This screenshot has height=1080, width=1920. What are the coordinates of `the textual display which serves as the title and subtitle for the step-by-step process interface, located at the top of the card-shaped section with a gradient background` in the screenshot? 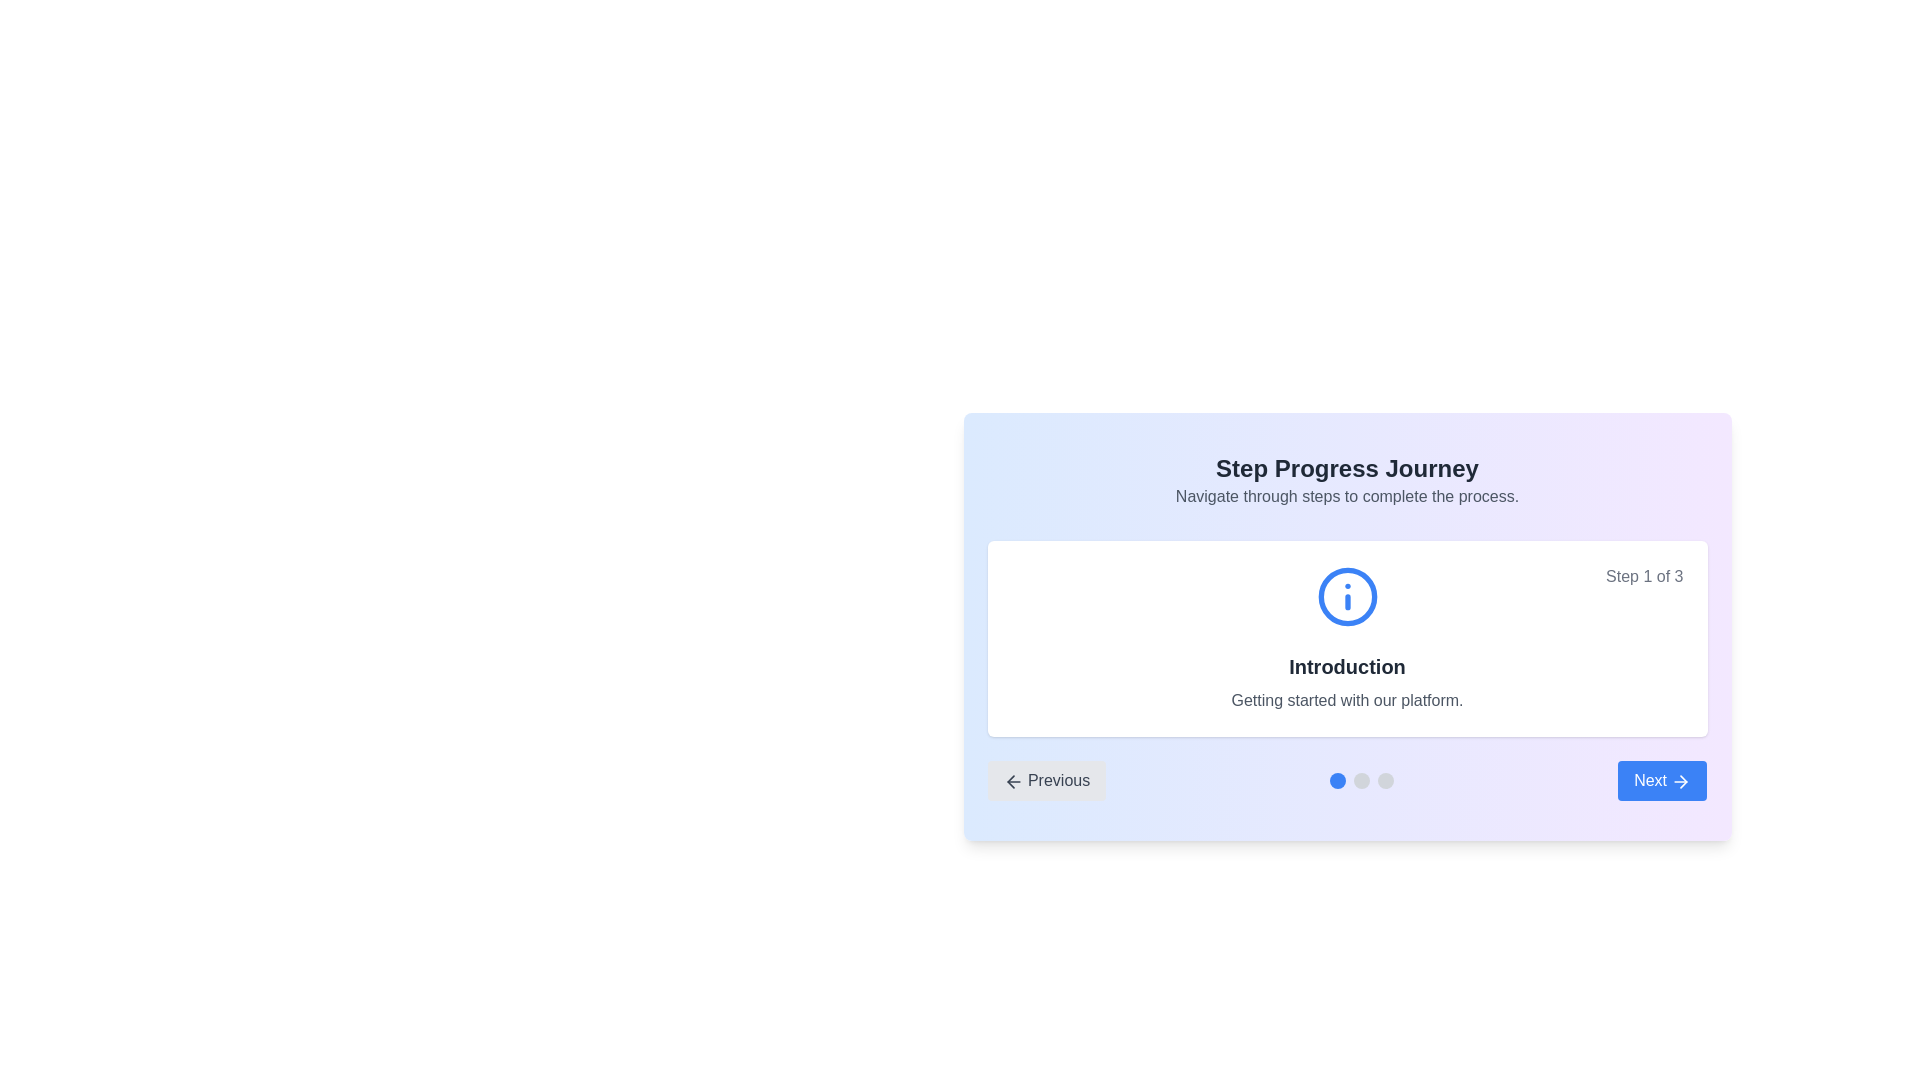 It's located at (1347, 481).